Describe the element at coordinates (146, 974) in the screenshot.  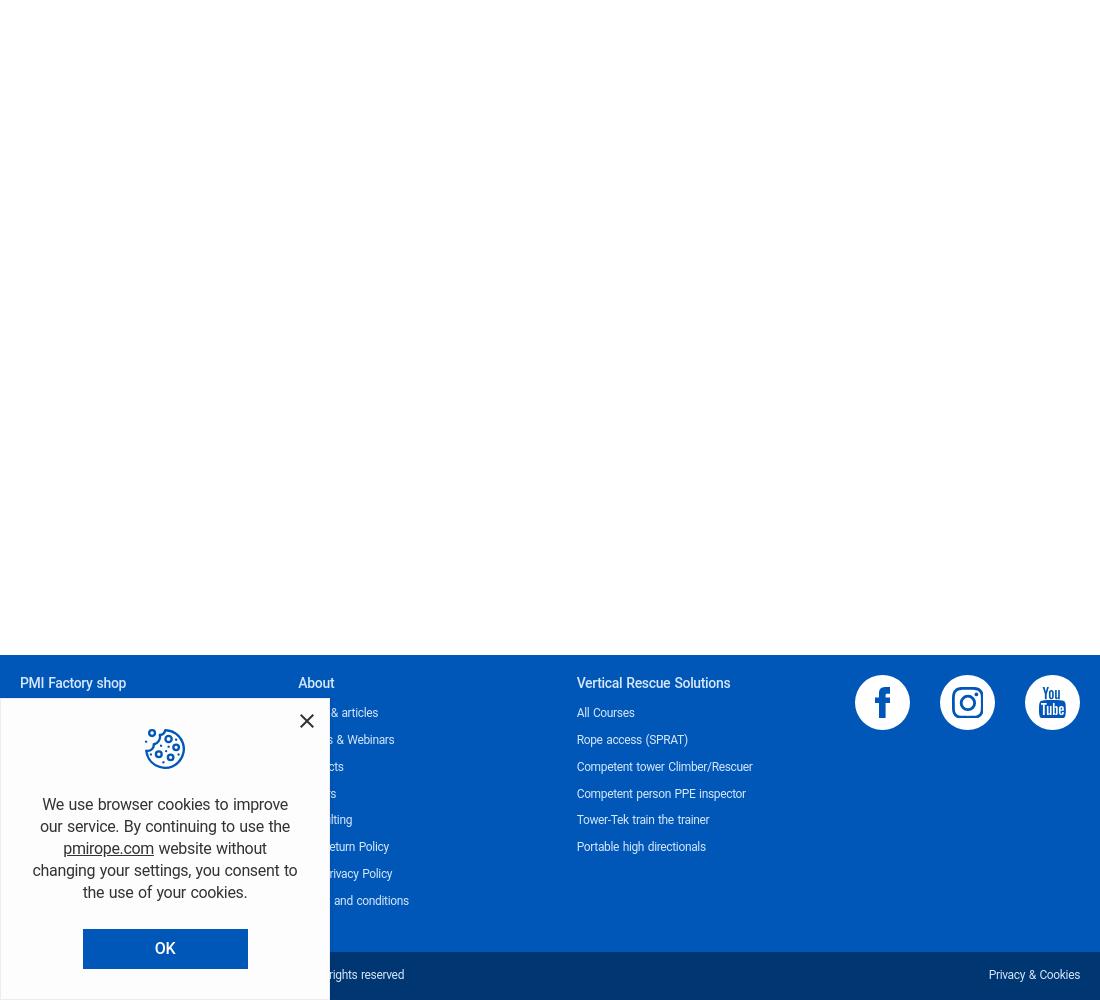
I see `'Copyright © 2023 Pigeon Mountain Industries, Inc.'` at that location.